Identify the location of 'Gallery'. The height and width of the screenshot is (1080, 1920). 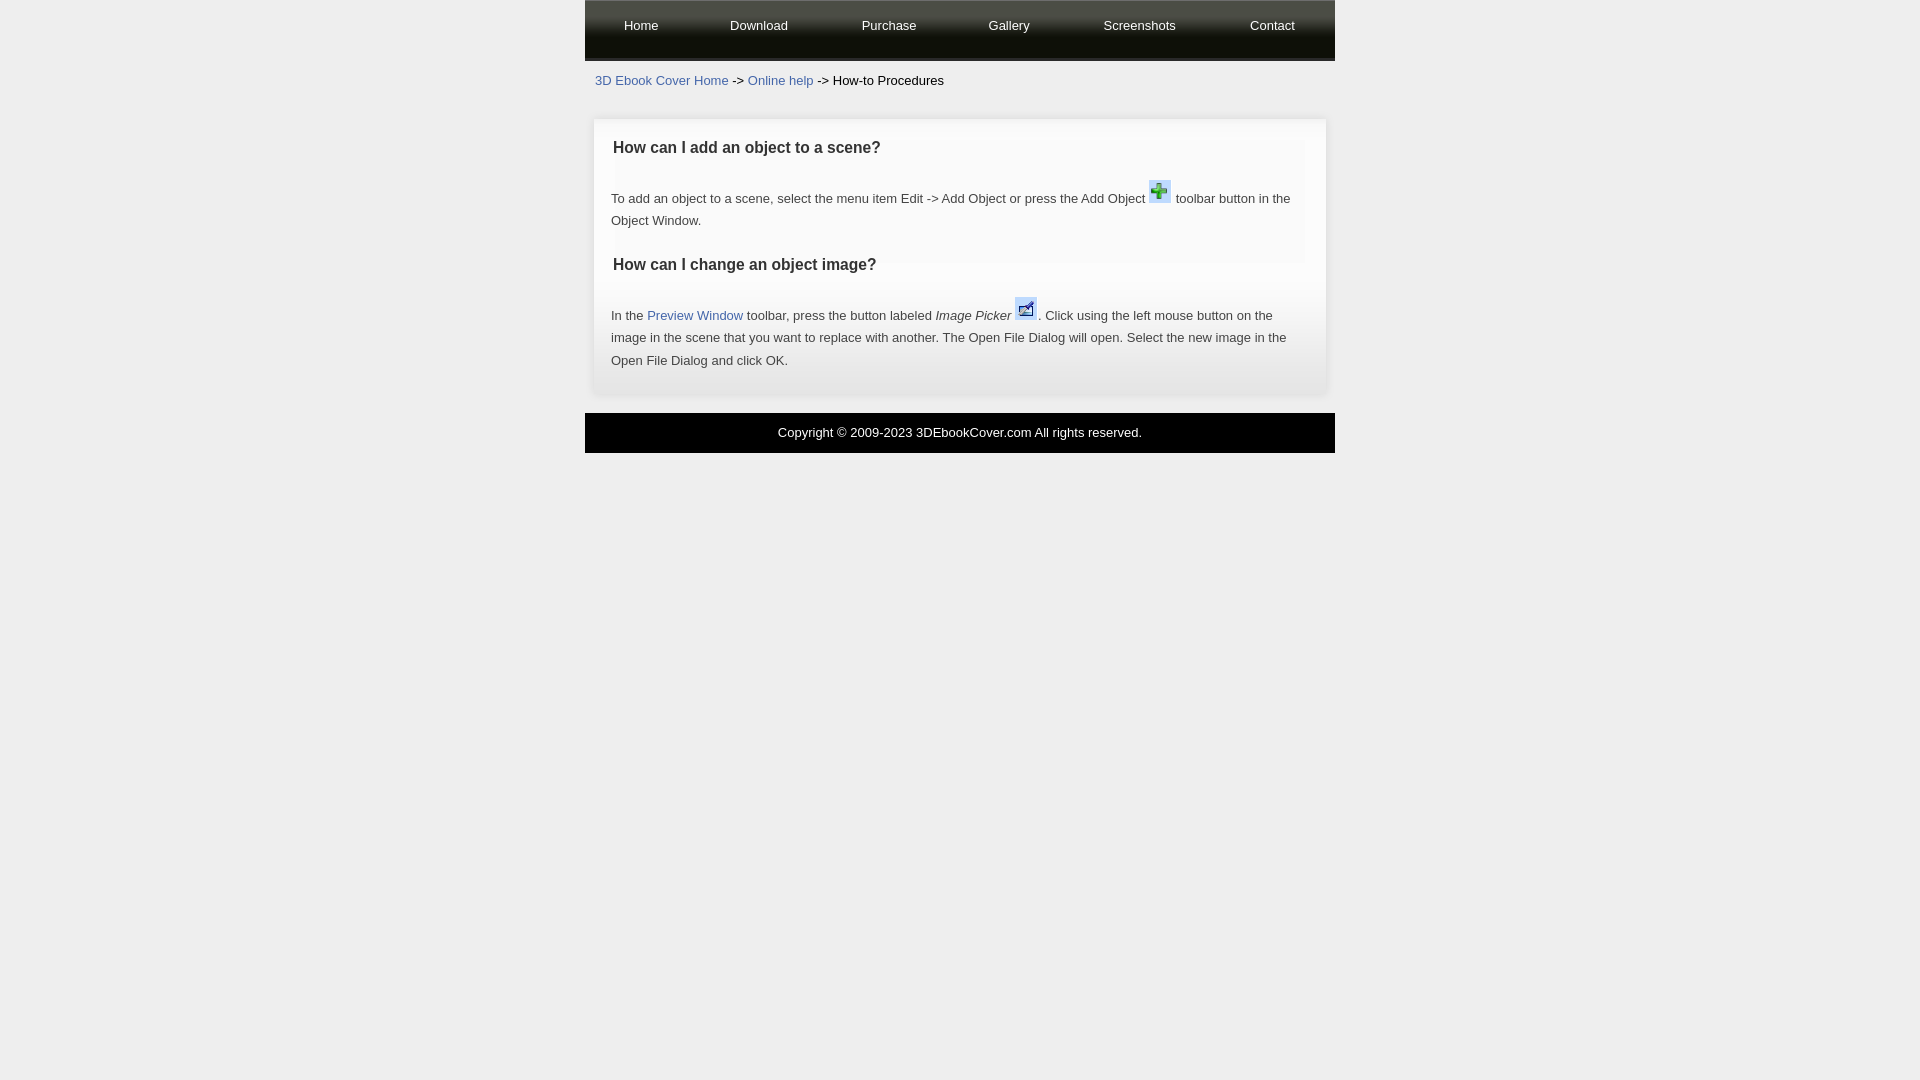
(1008, 29).